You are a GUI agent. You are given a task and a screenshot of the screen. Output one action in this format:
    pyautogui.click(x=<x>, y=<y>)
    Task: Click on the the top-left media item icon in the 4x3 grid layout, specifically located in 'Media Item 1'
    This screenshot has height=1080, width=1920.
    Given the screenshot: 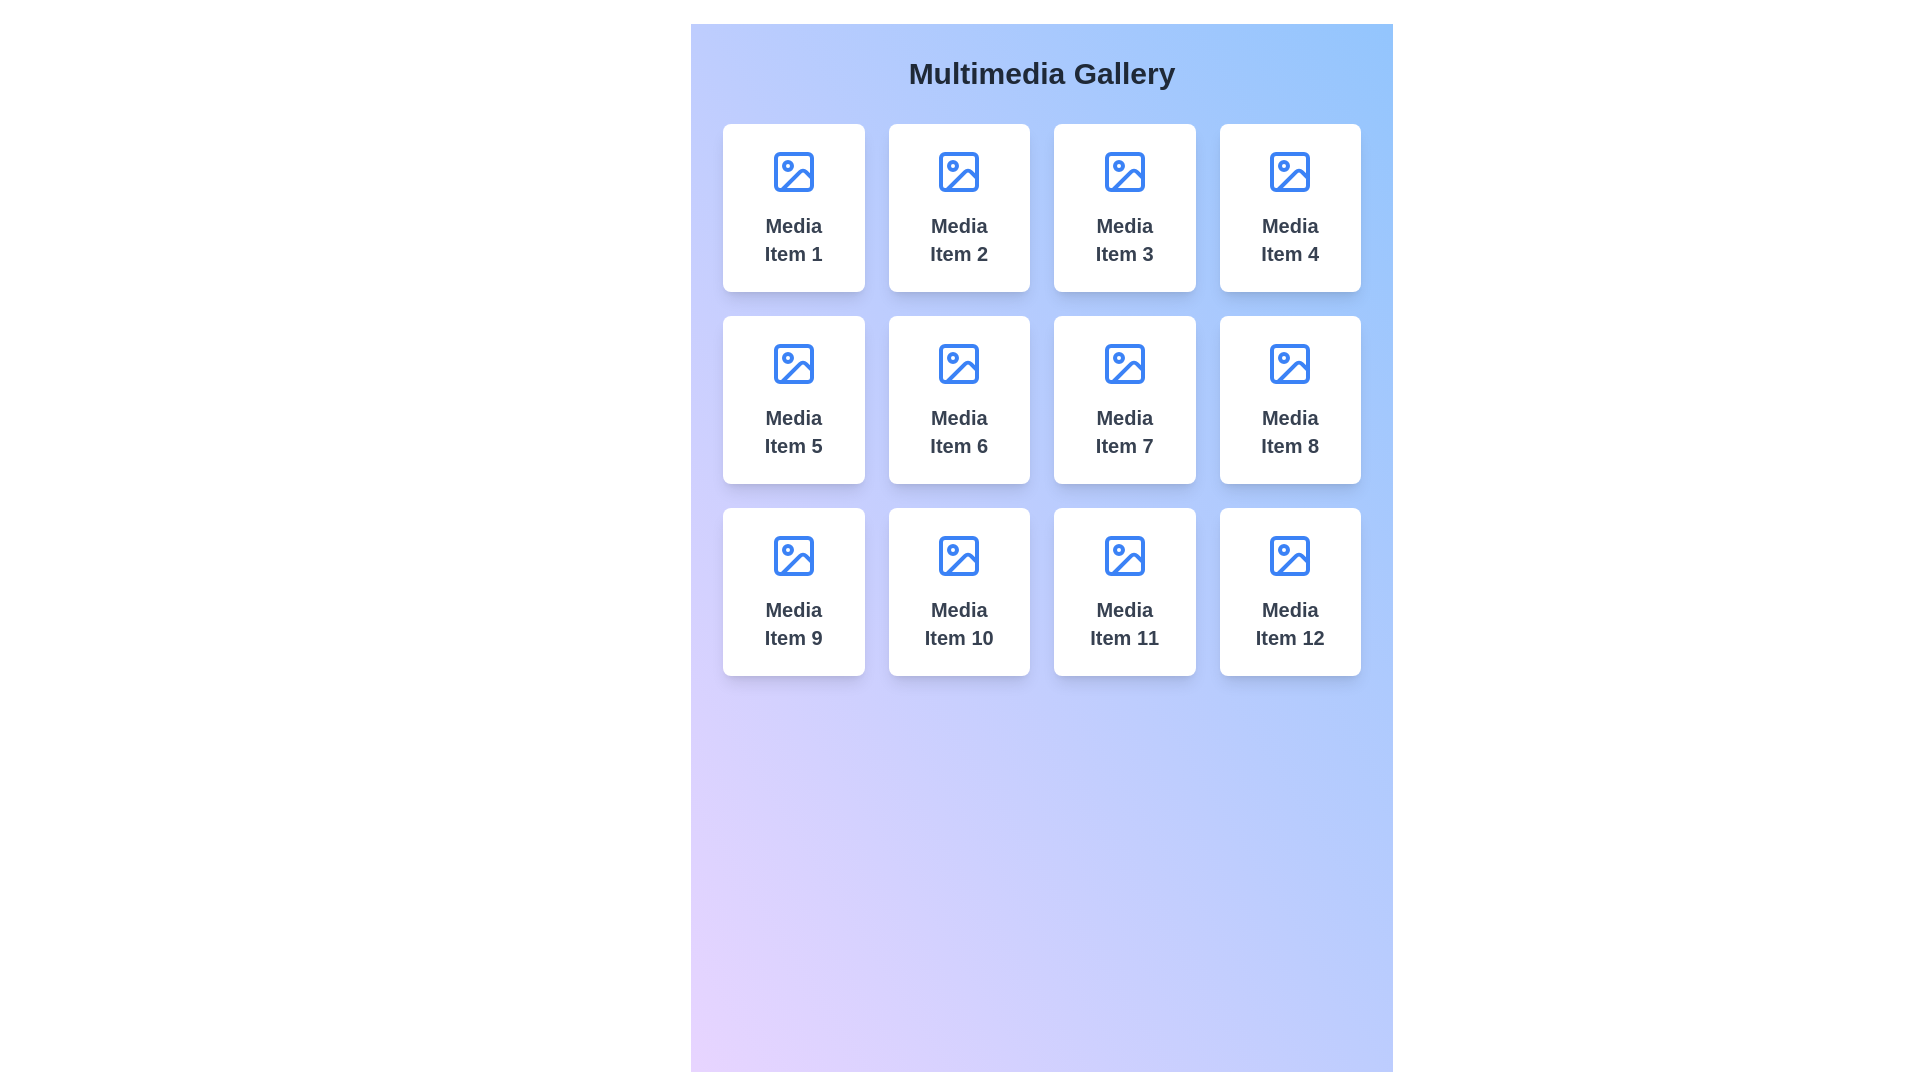 What is the action you would take?
    pyautogui.click(x=792, y=171)
    